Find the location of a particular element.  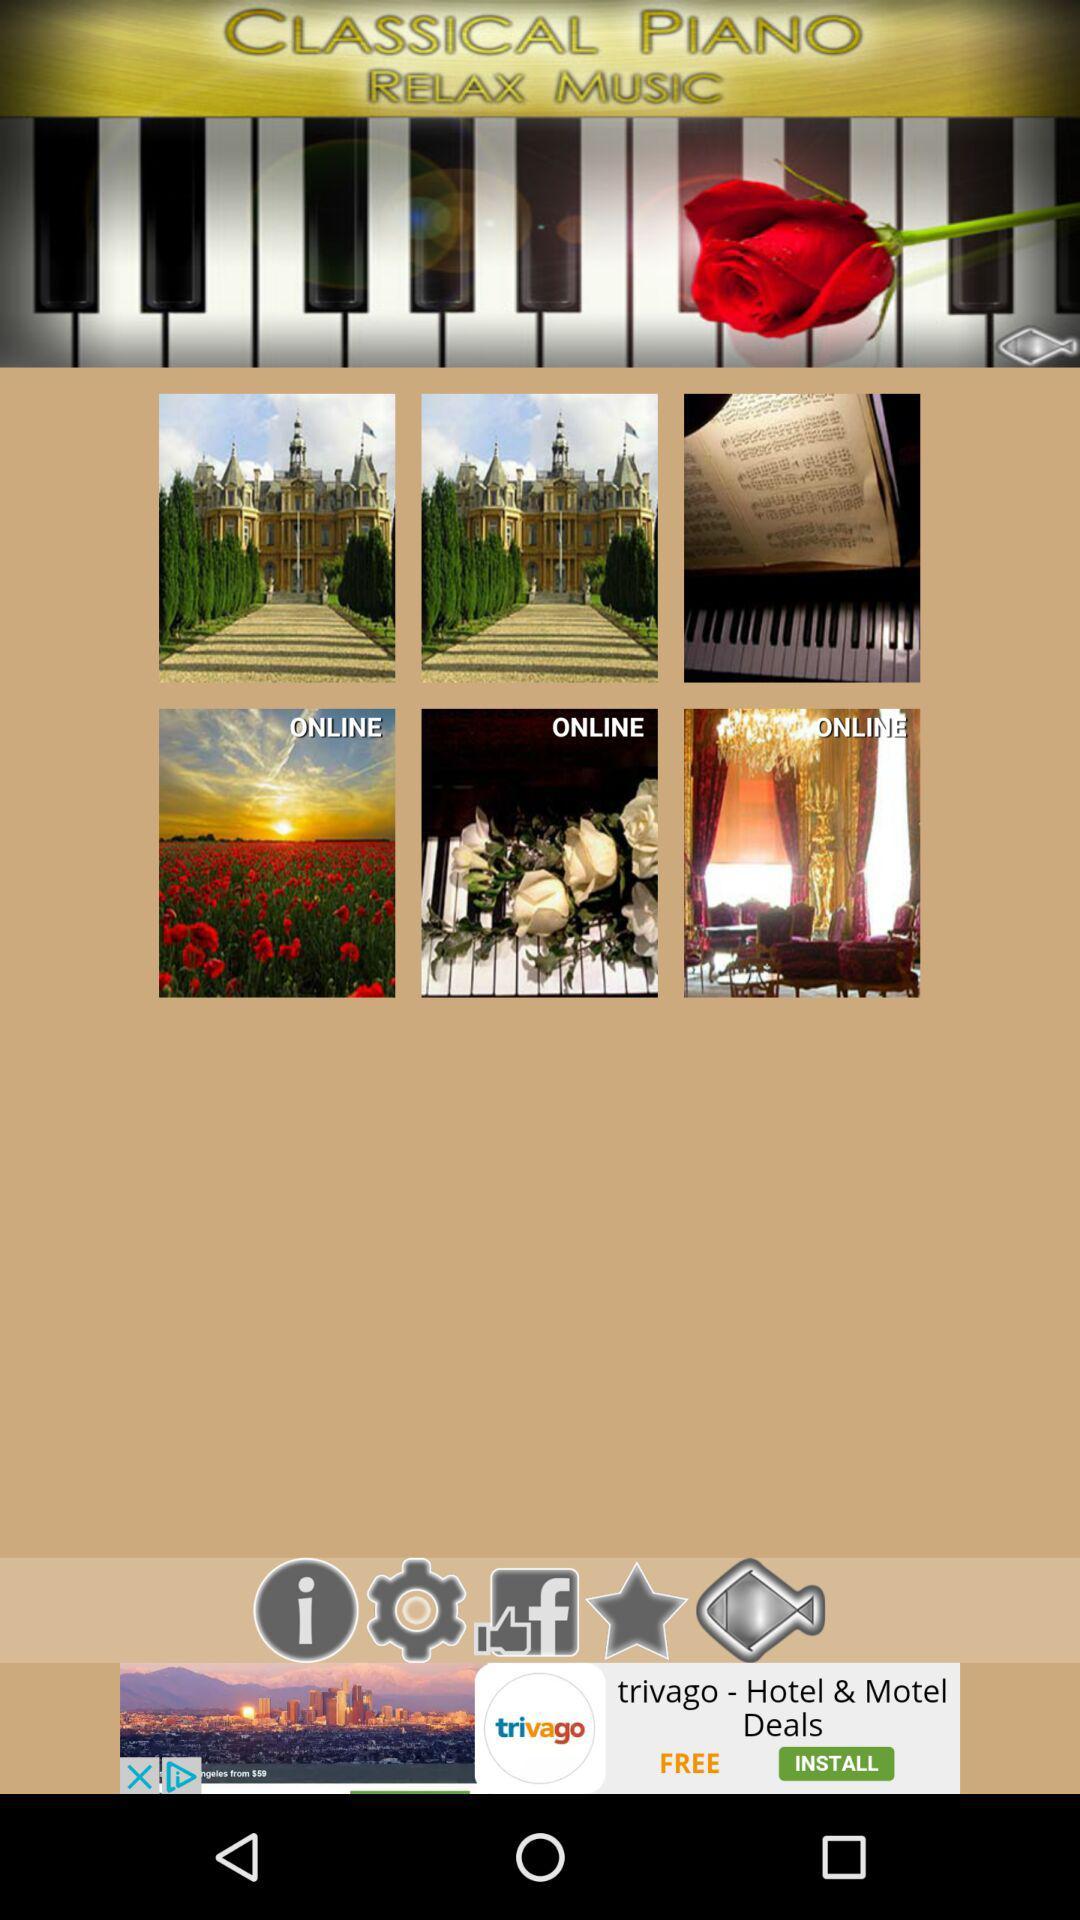

the option is located at coordinates (538, 538).